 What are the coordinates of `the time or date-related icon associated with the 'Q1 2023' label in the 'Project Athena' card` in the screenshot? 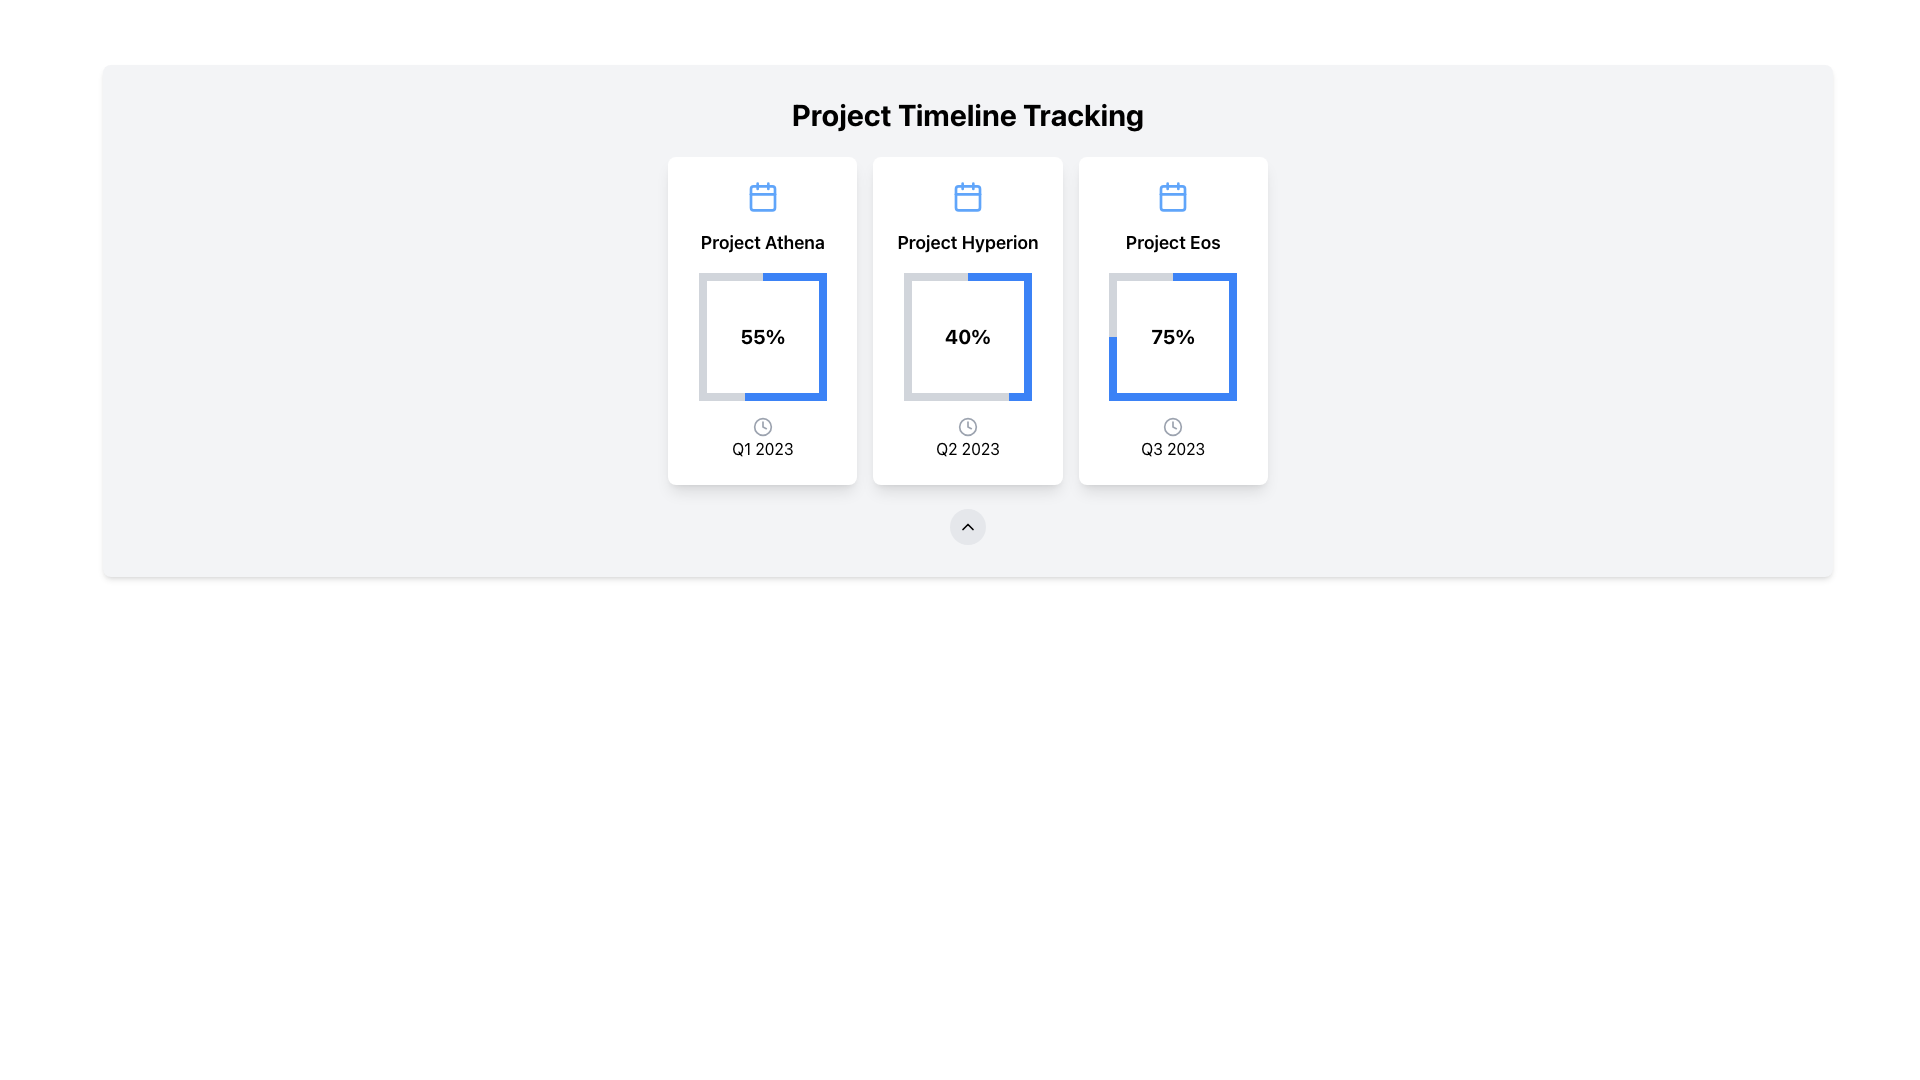 It's located at (761, 426).